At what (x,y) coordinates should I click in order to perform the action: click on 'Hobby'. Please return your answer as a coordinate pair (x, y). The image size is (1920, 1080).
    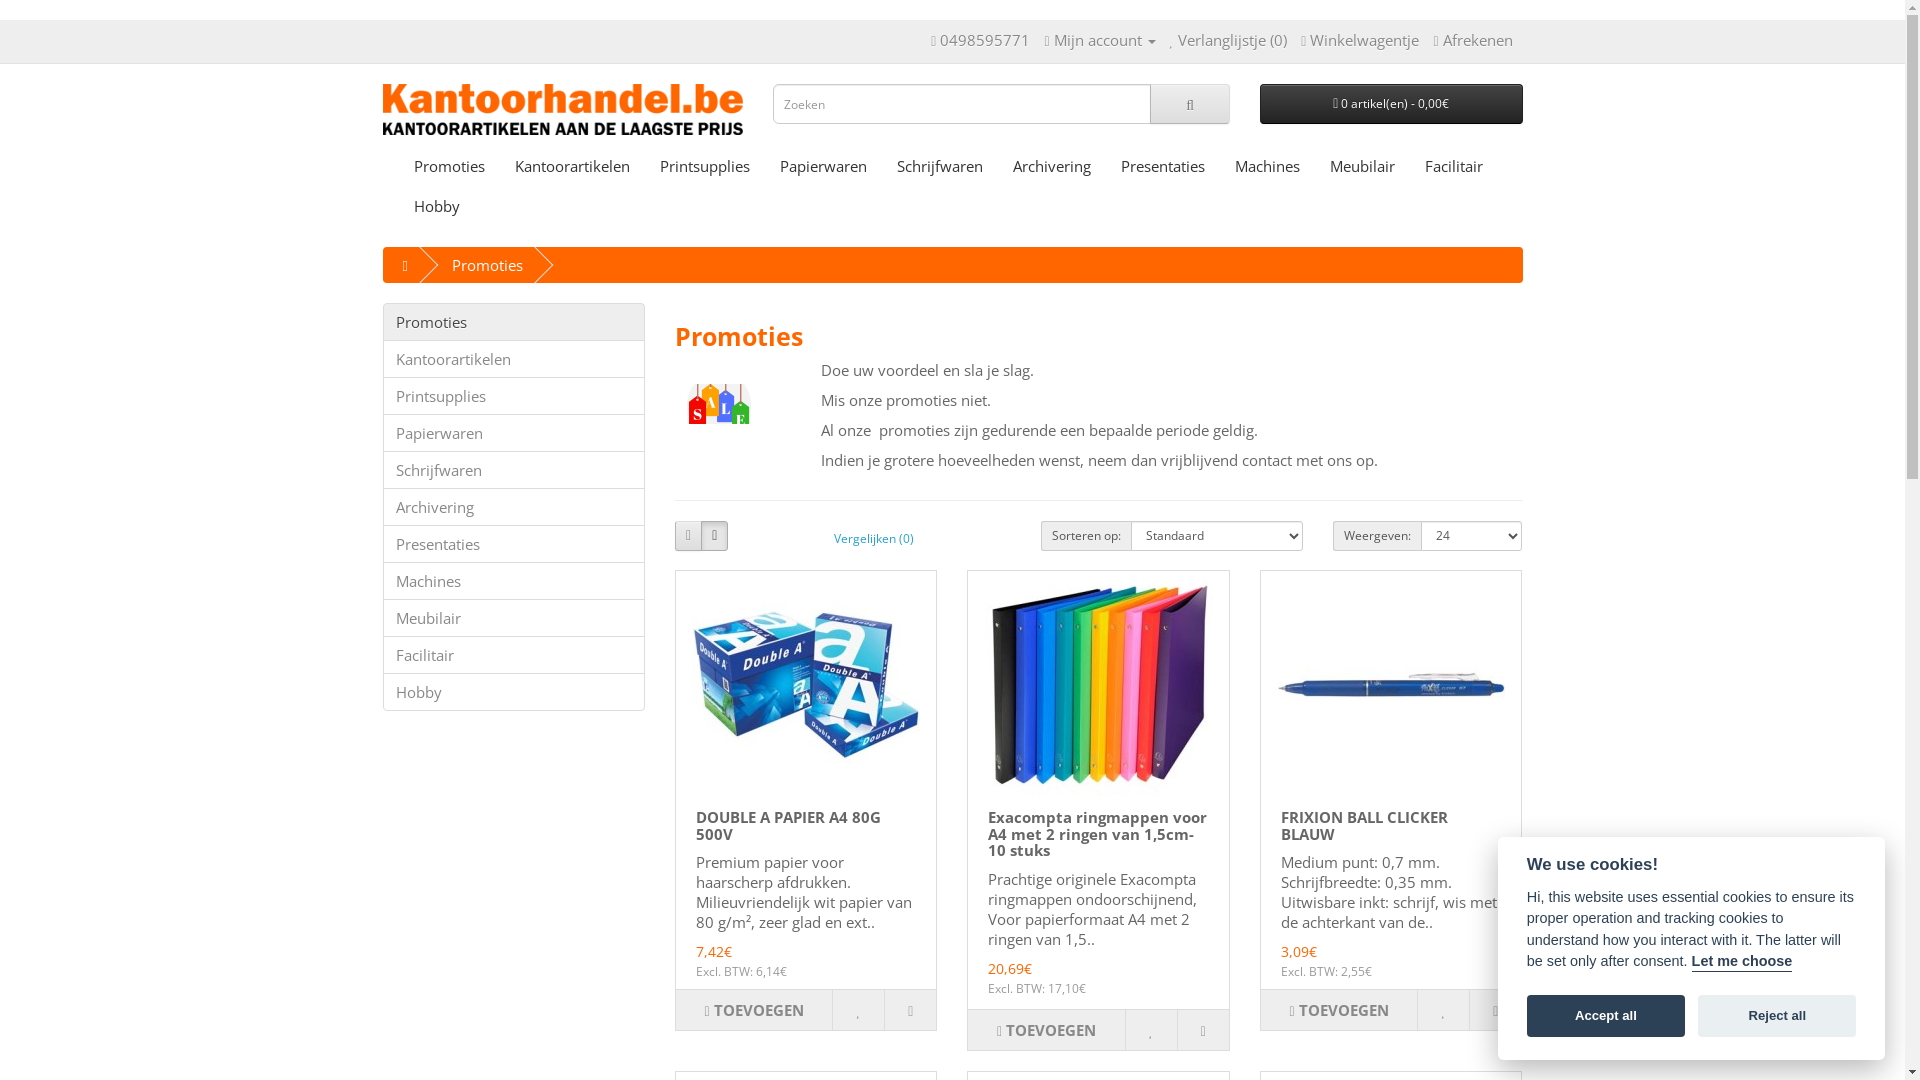
    Looking at the image, I should click on (513, 690).